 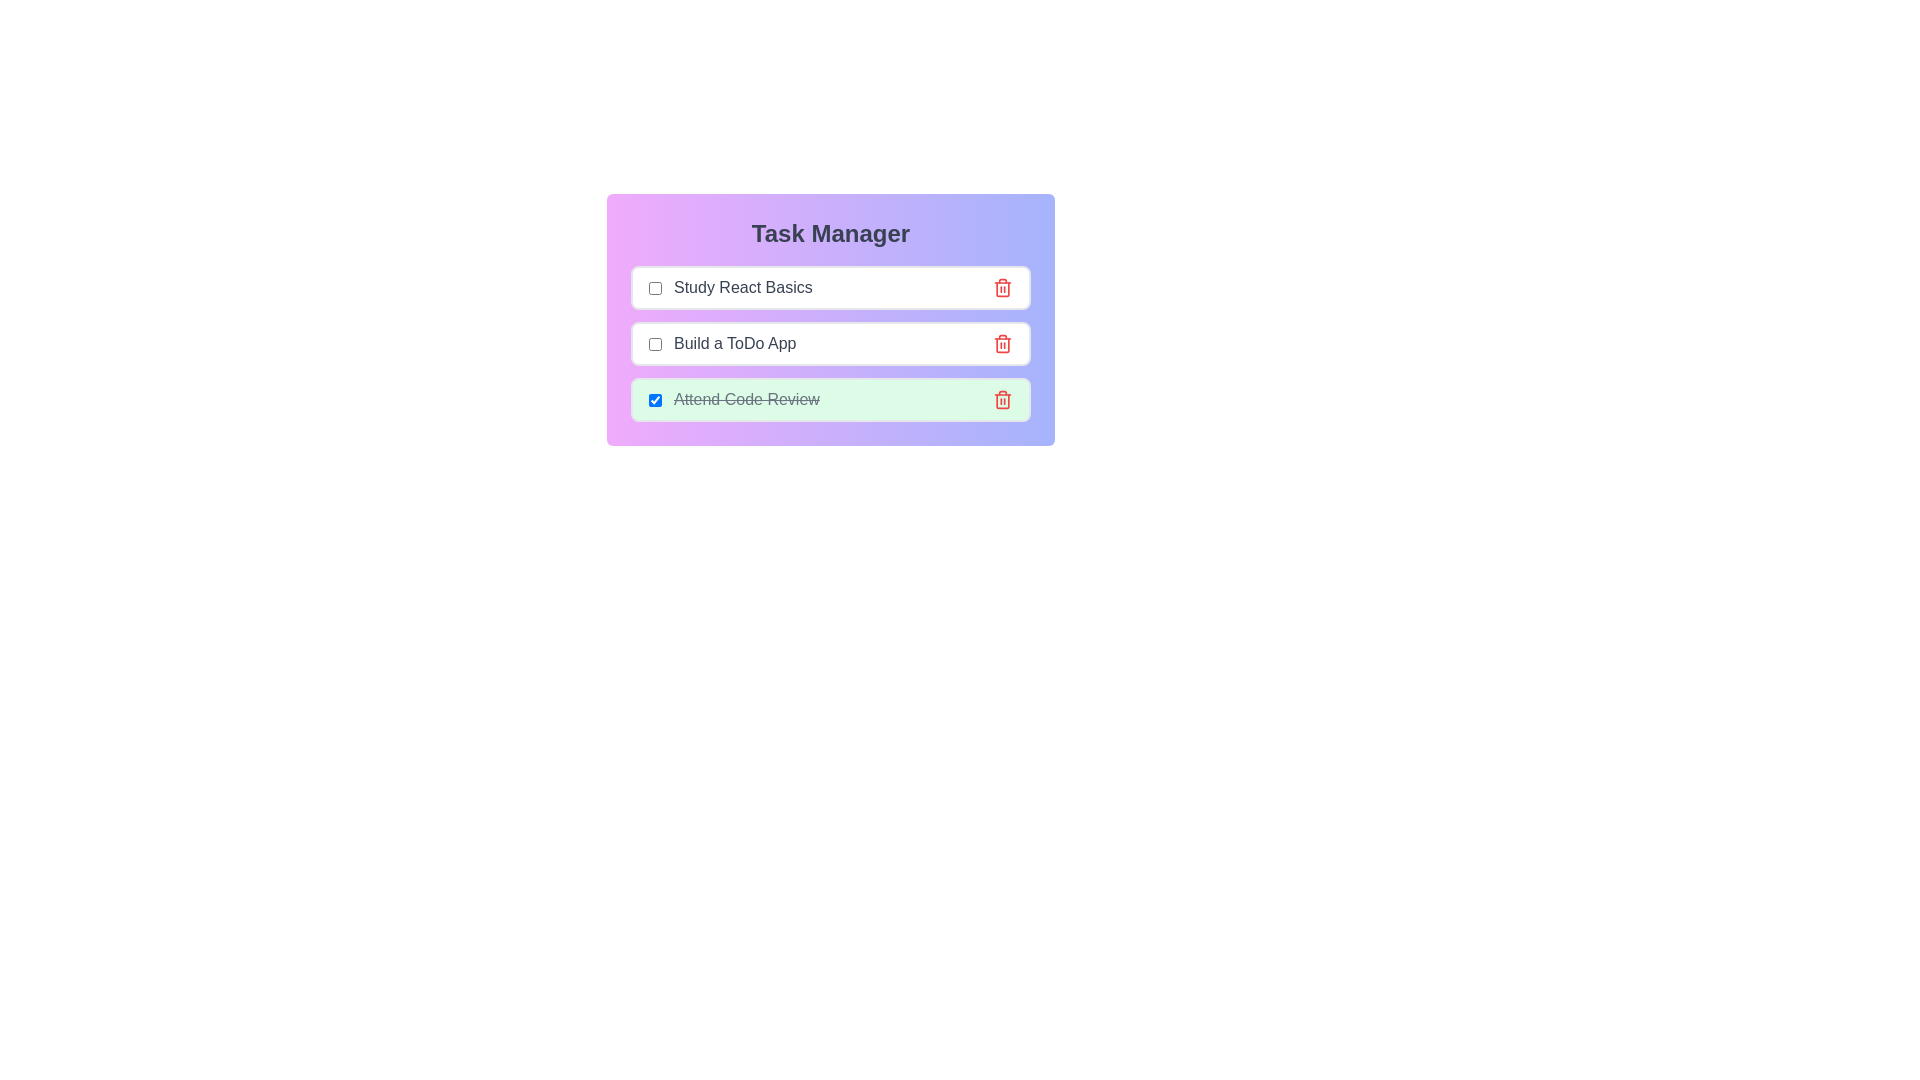 I want to click on the delete button for the task titled Build a ToDo App, so click(x=1003, y=342).